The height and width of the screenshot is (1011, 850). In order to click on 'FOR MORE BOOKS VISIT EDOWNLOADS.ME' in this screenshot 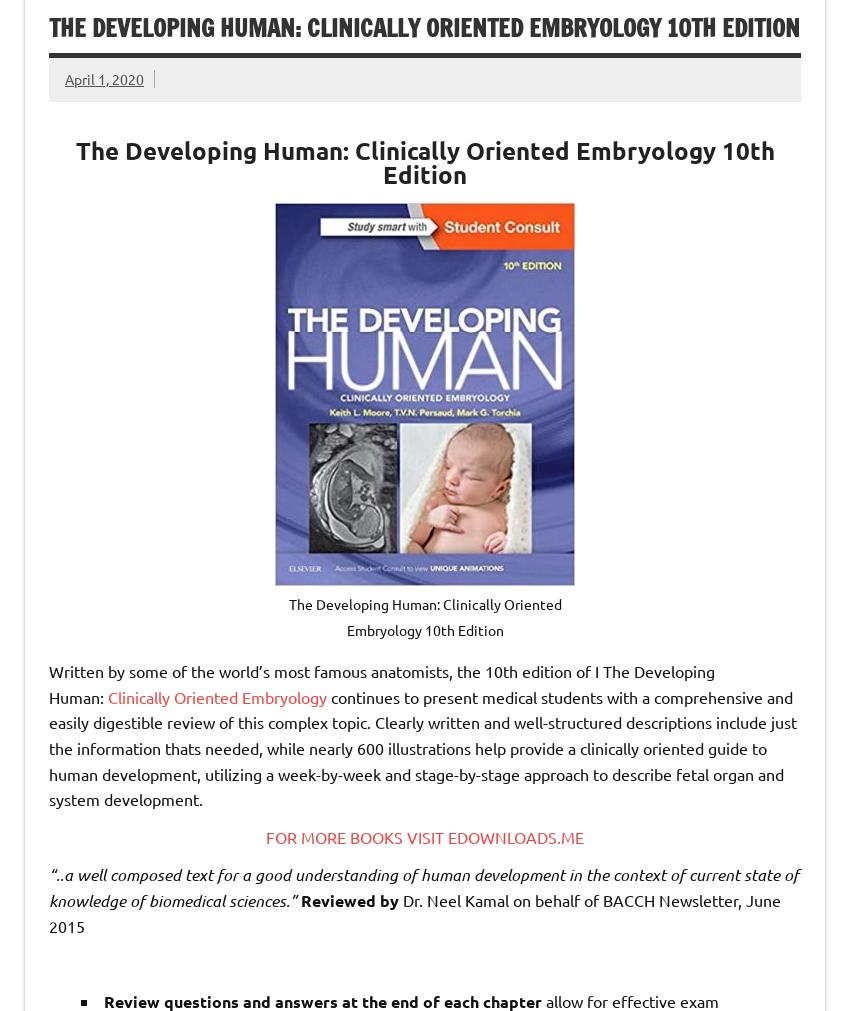, I will do `click(425, 834)`.